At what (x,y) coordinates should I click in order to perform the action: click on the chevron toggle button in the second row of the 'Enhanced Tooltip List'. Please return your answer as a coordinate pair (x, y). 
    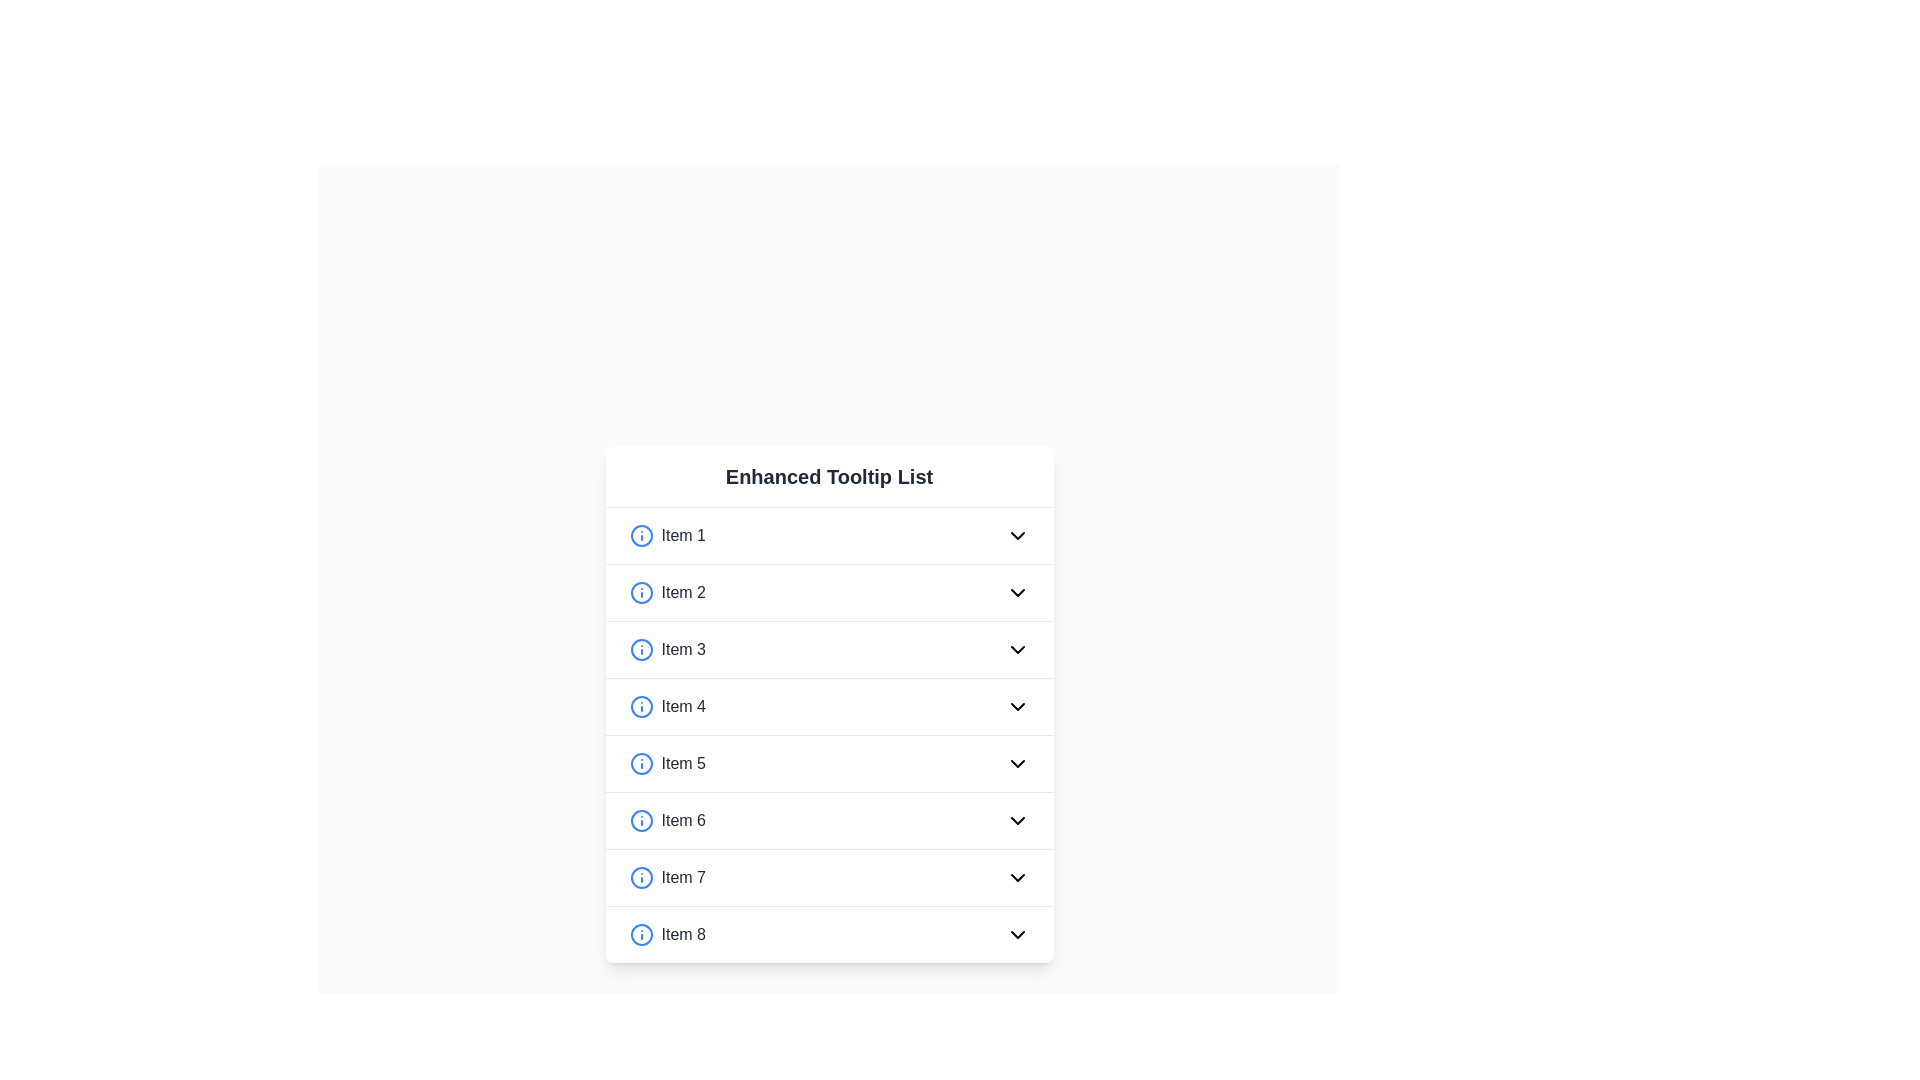
    Looking at the image, I should click on (1017, 592).